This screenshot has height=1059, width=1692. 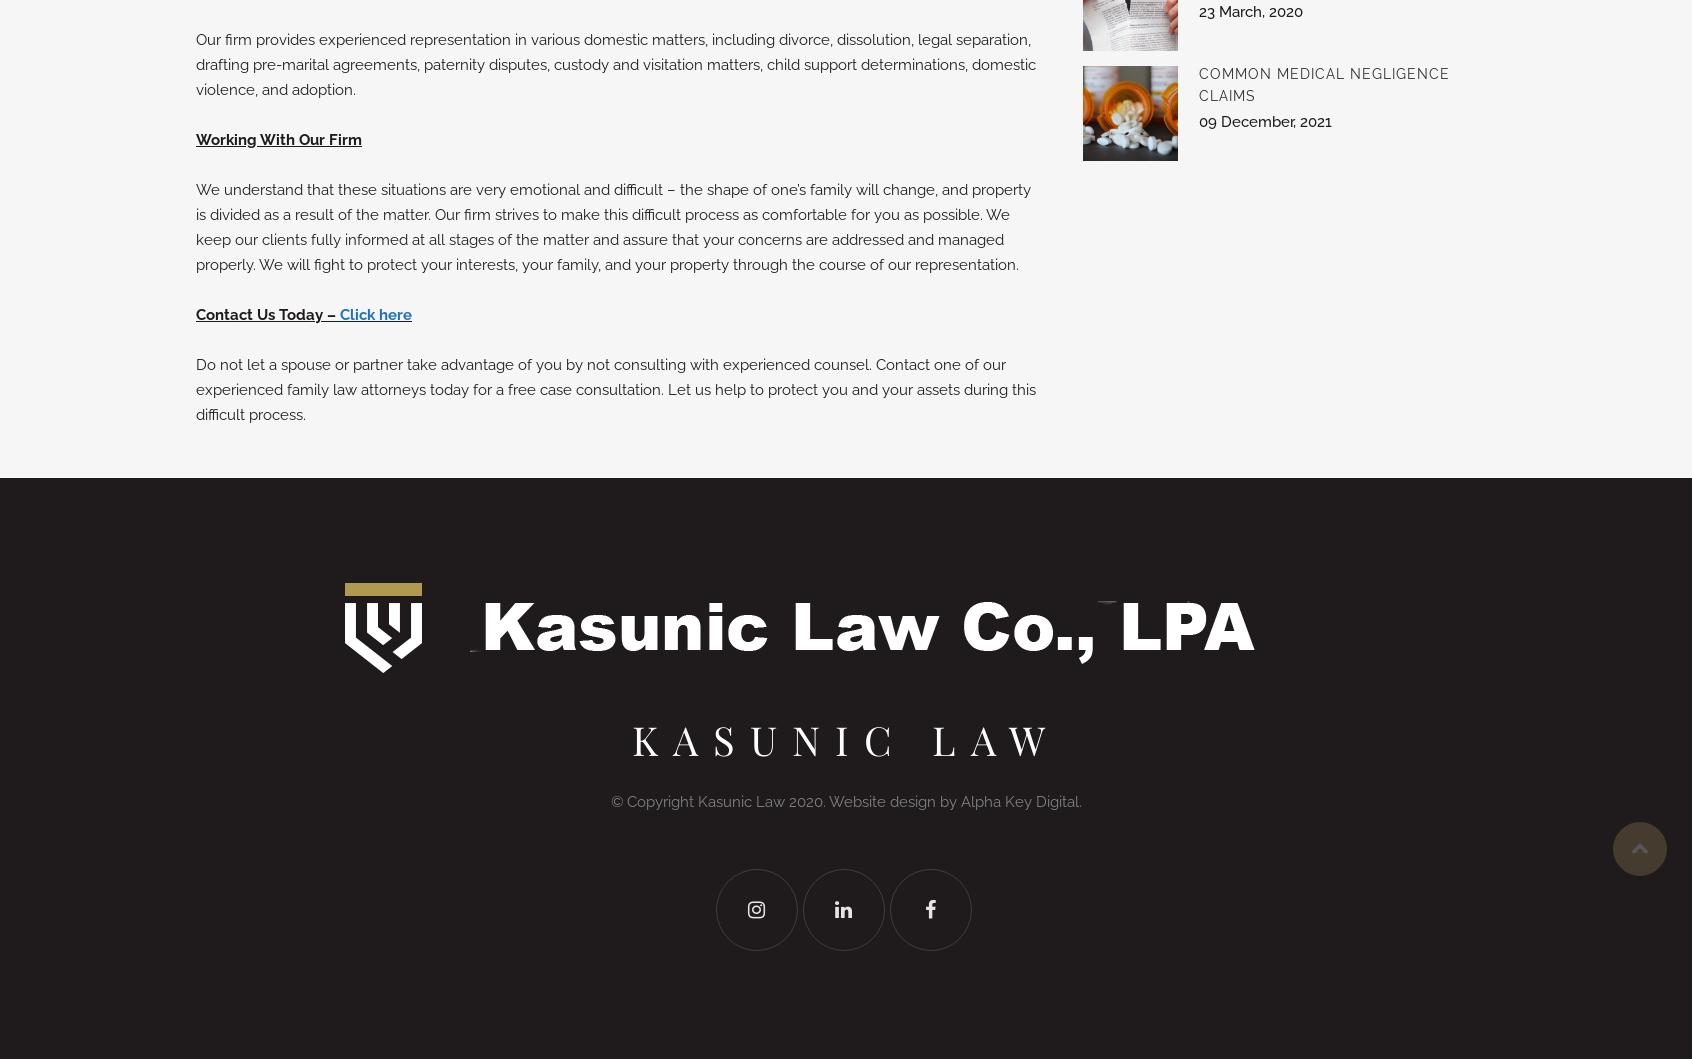 I want to click on 'Do not let a spouse or partner take advantage of you by not consulting with experienced counsel. Contact one of our experienced family law attorneys today for a free case consultation. Let us help to protect you and your assets during this difficult process.', so click(x=194, y=389).